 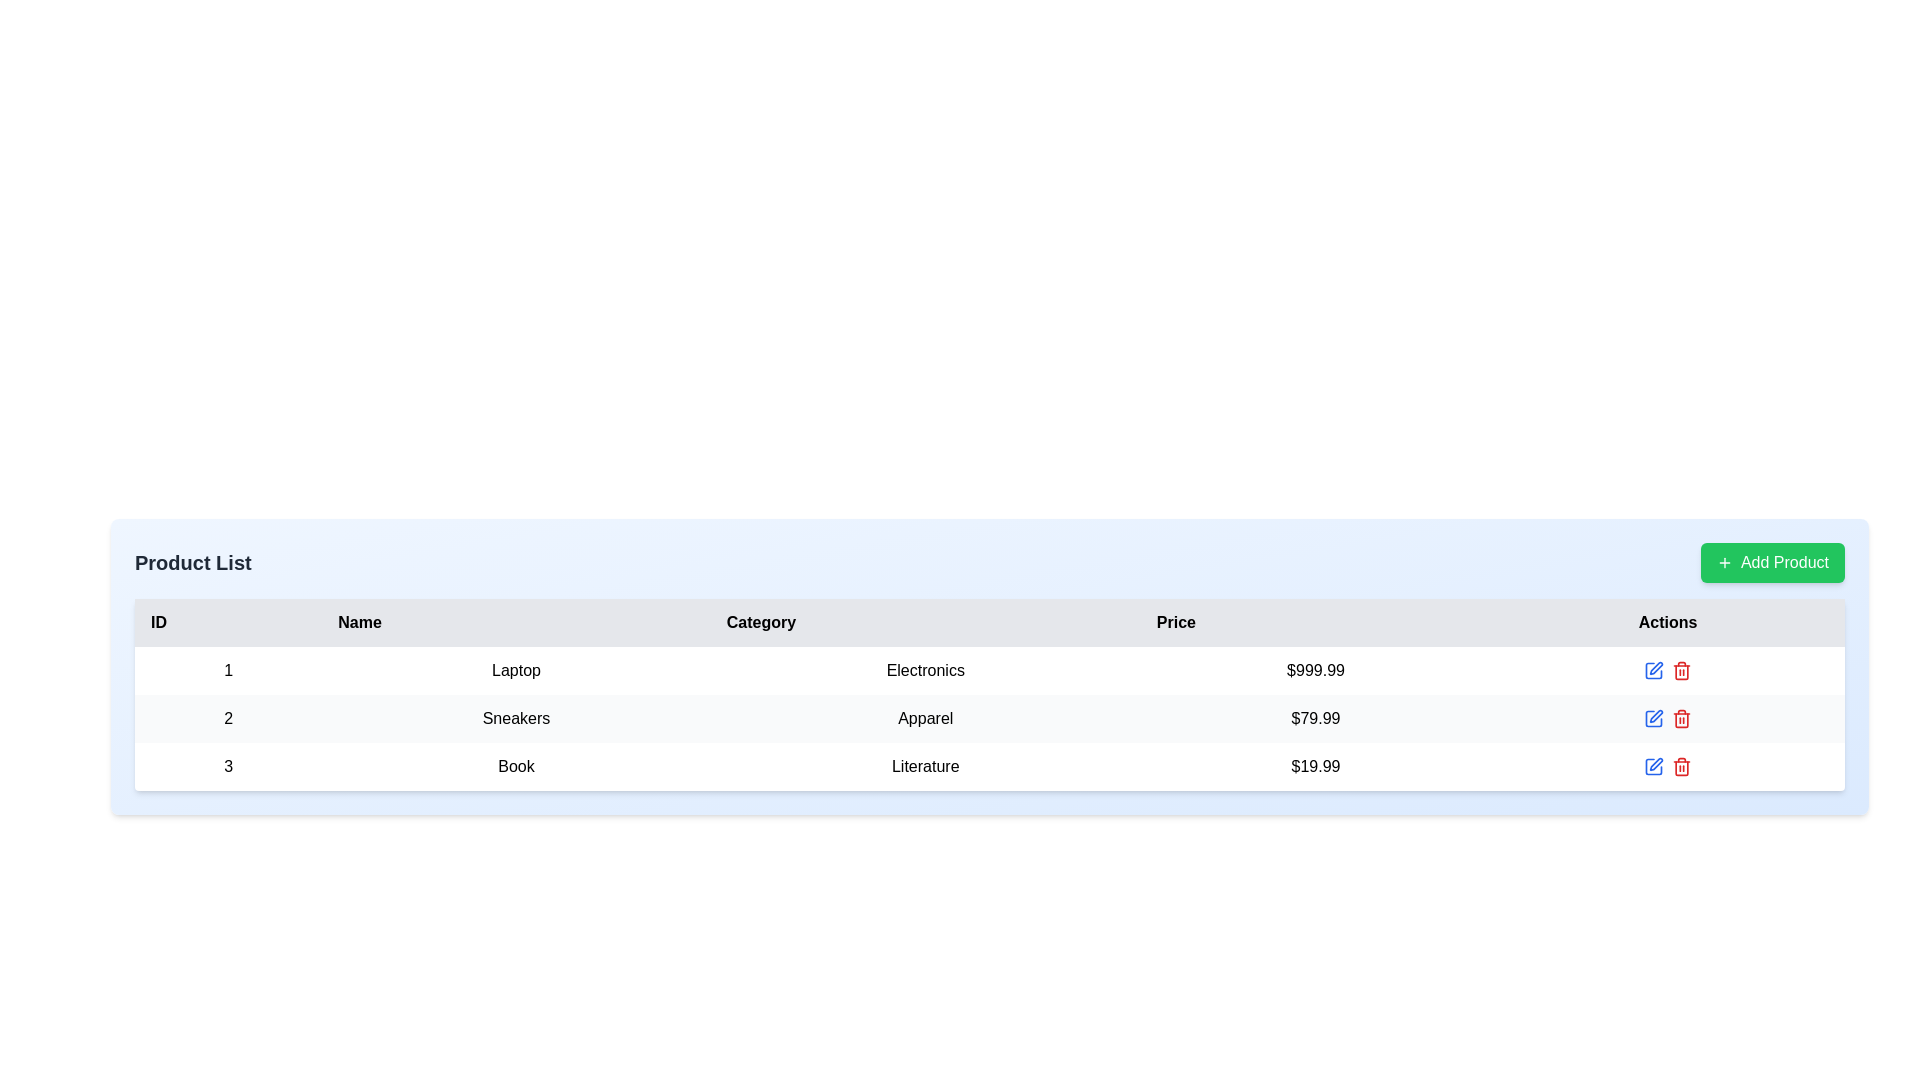 I want to click on the trash bin icon represented by a vertical rectangular figure with two parallel vertical lines, located, so click(x=1681, y=672).